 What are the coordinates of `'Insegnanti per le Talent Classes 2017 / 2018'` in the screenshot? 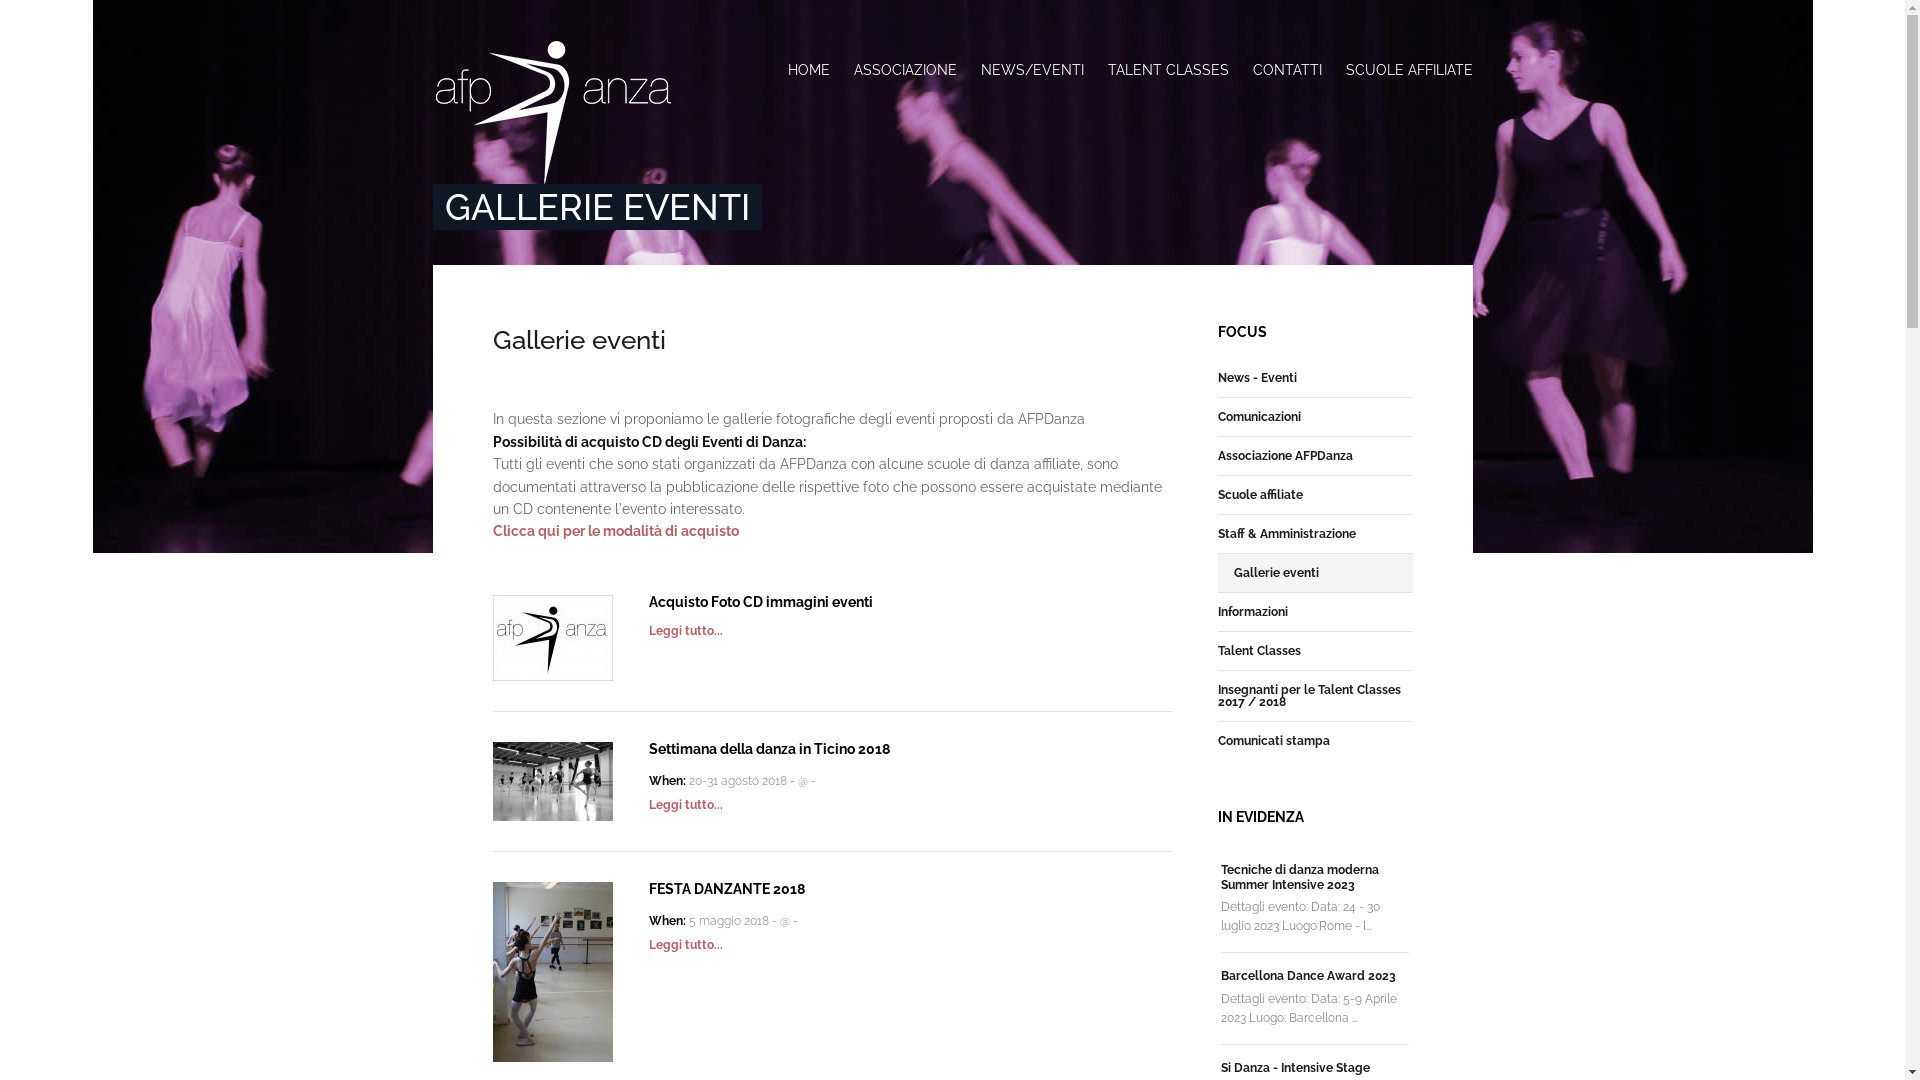 It's located at (1315, 694).